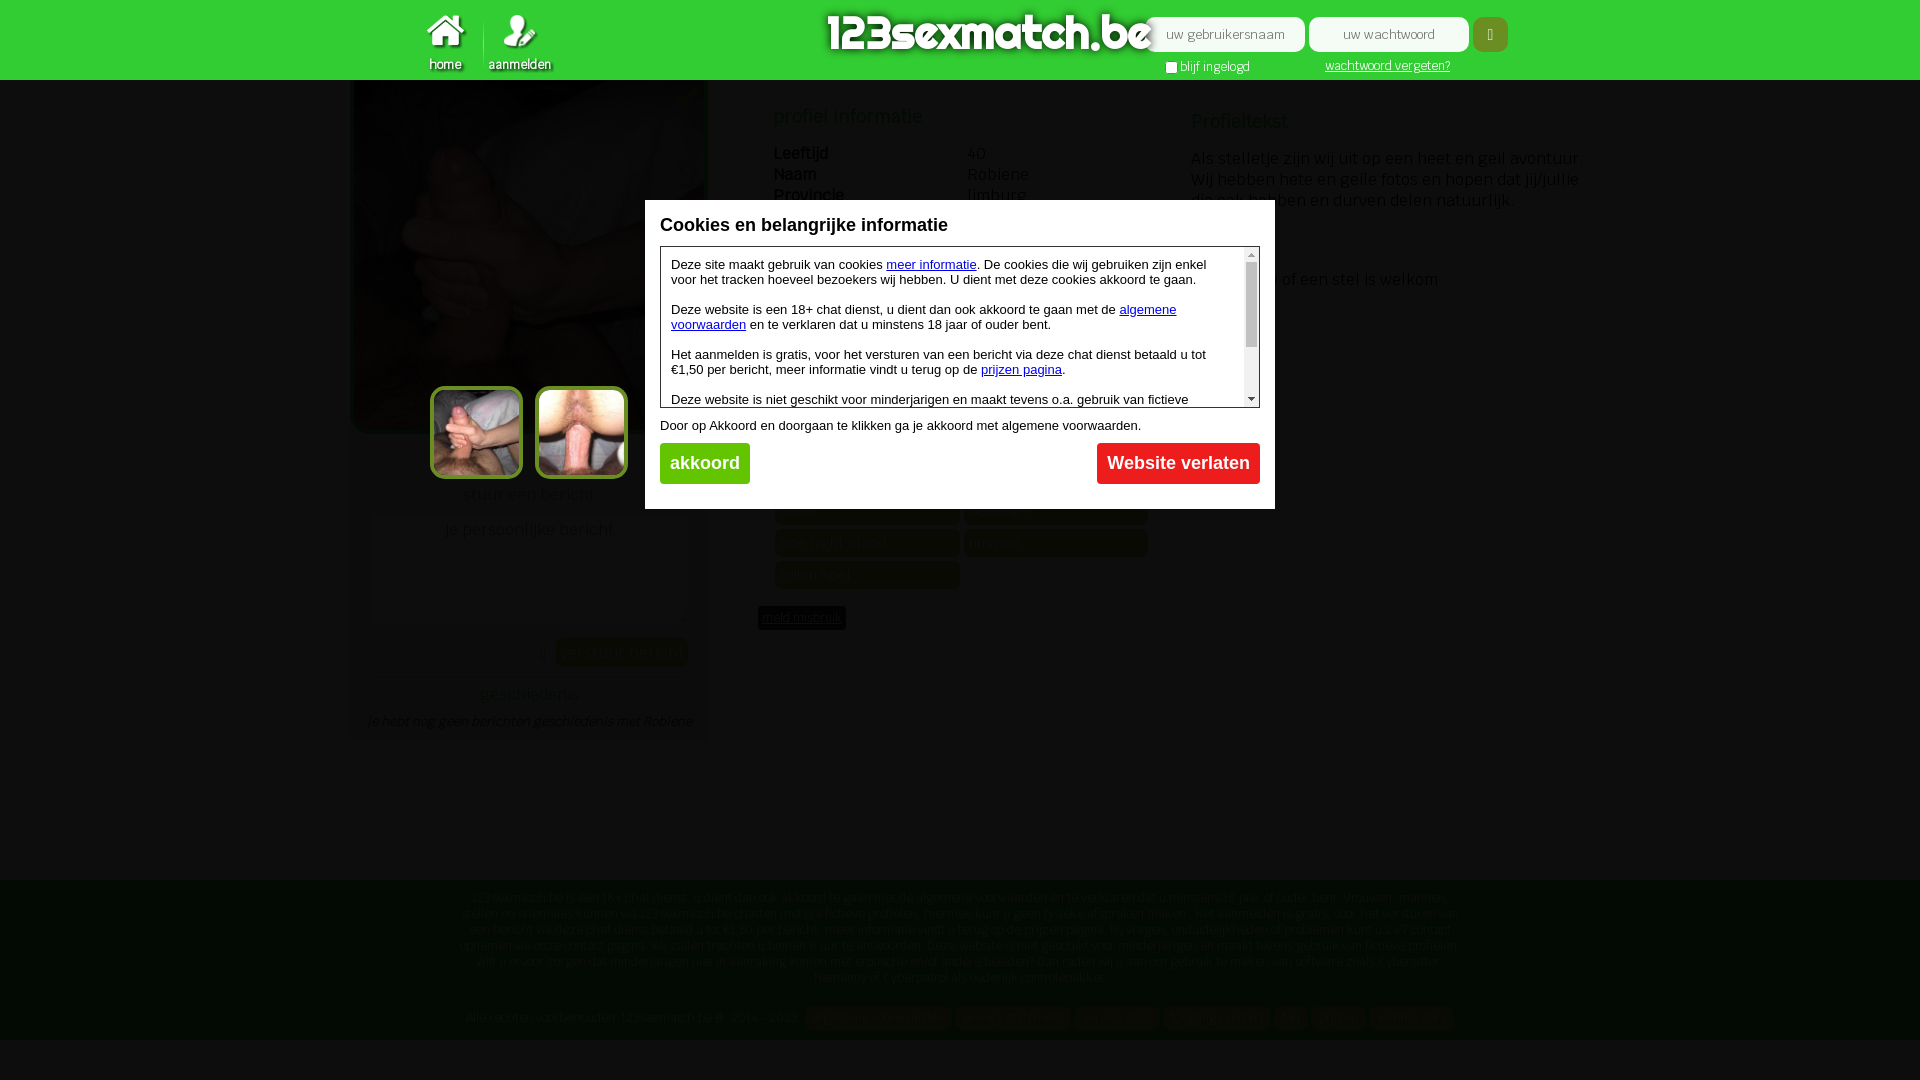 This screenshot has height=1080, width=1920. I want to click on 'akkoord', so click(705, 463).